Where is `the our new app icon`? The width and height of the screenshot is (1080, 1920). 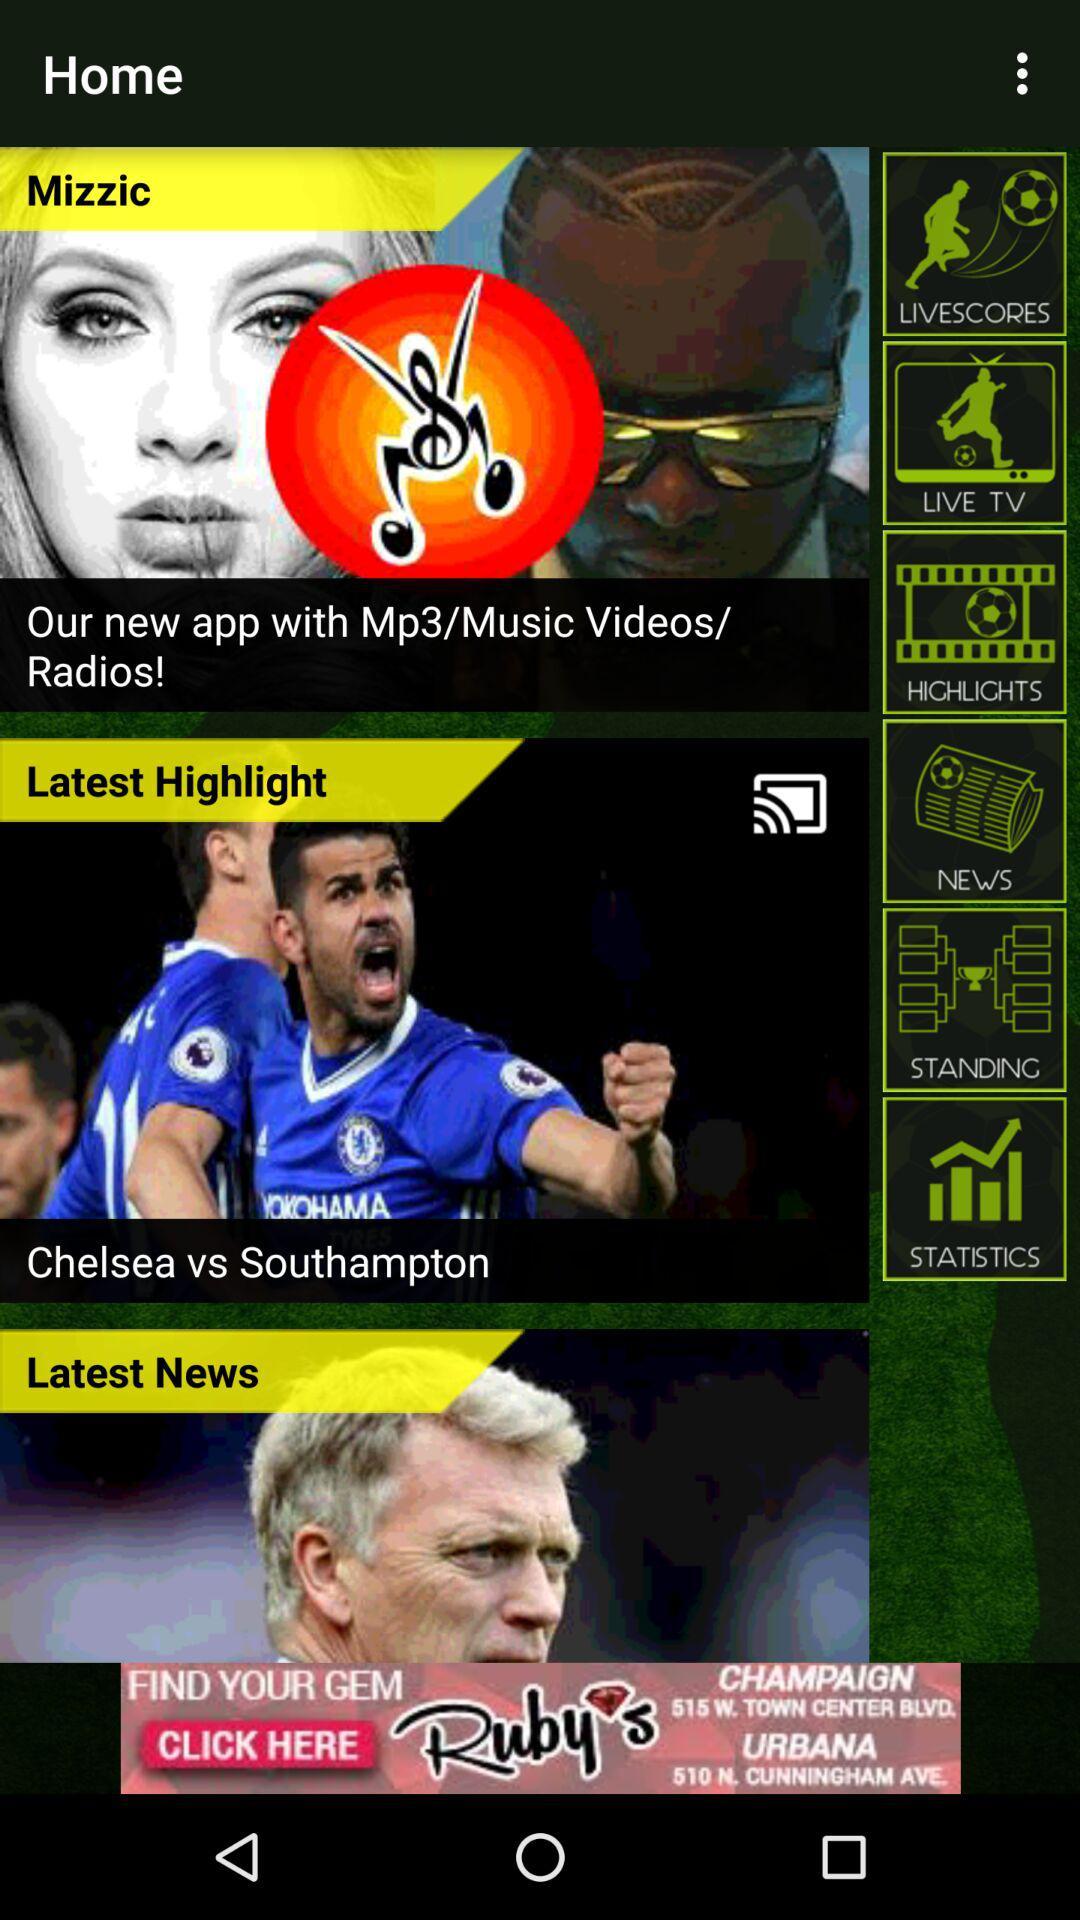
the our new app icon is located at coordinates (433, 644).